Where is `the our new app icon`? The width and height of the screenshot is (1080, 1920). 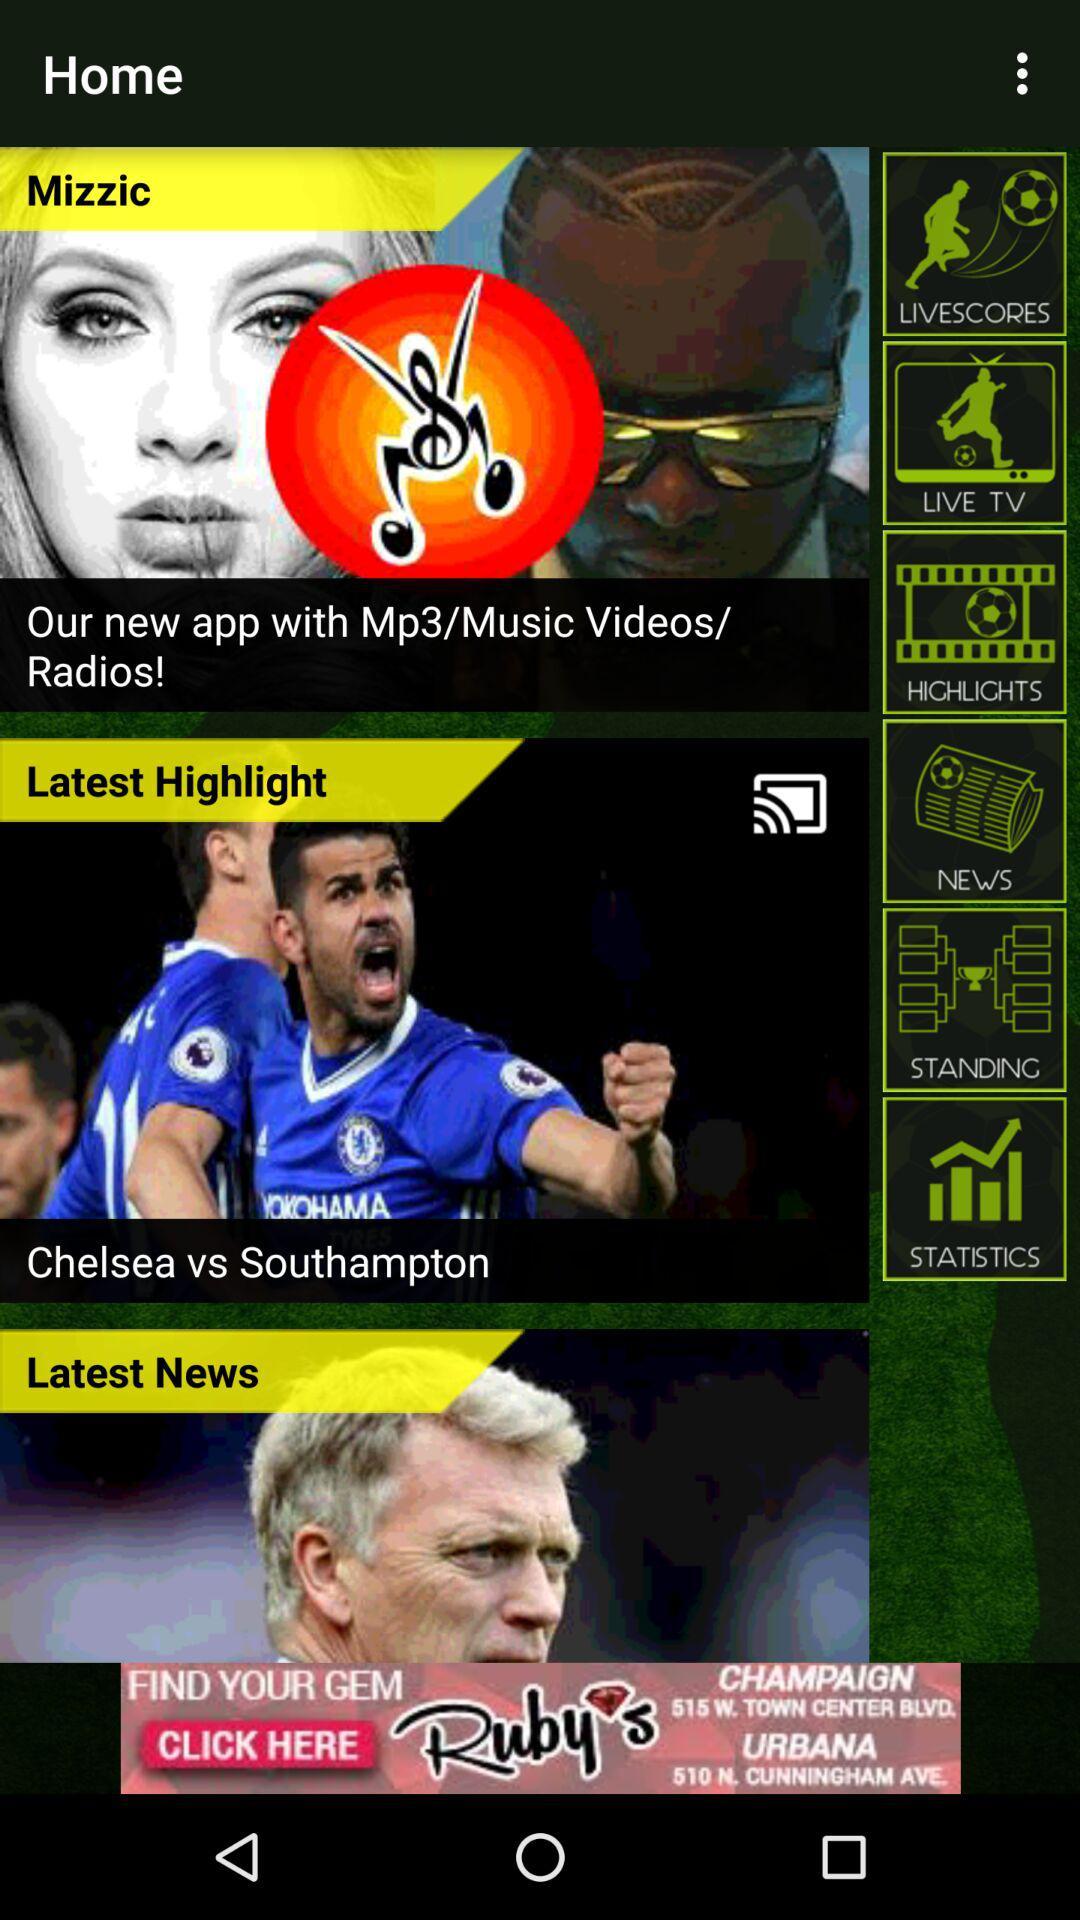
the our new app icon is located at coordinates (433, 644).